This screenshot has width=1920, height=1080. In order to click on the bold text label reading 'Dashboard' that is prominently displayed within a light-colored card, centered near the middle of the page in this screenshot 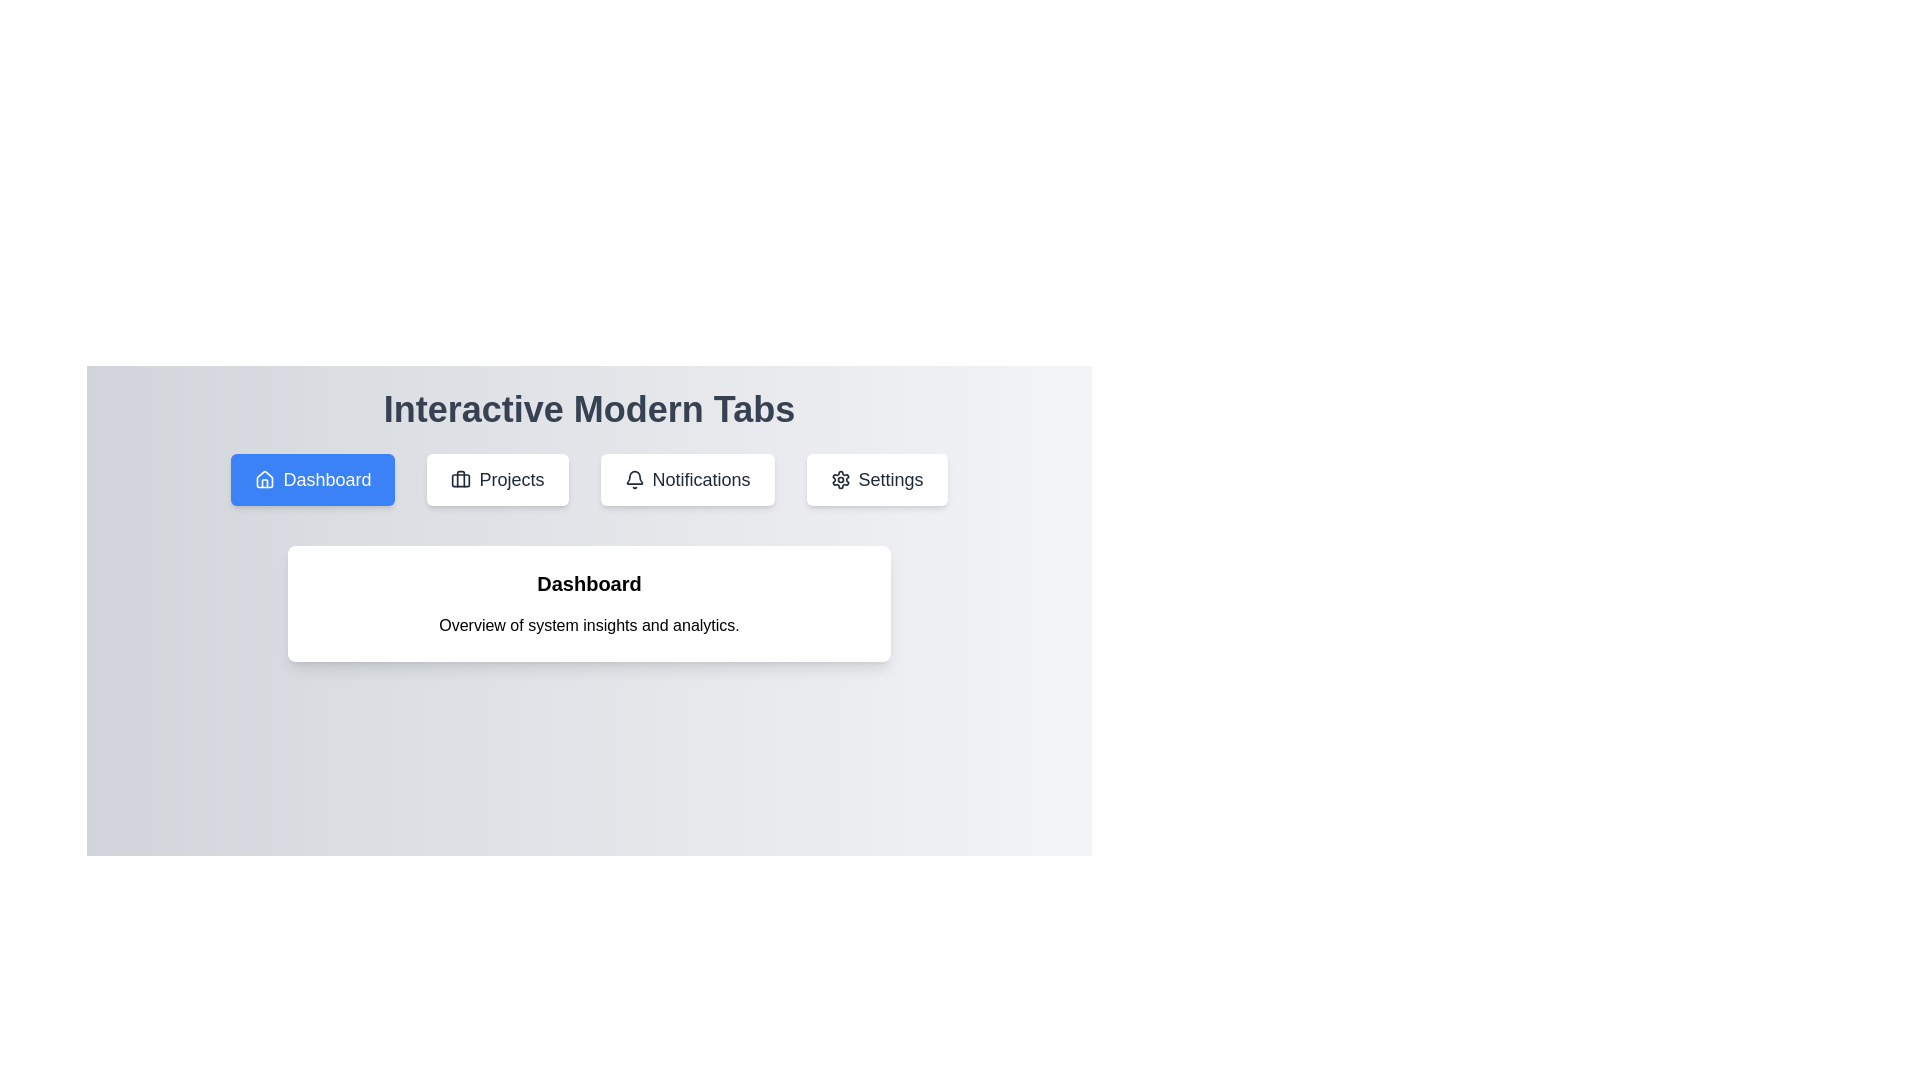, I will do `click(588, 583)`.